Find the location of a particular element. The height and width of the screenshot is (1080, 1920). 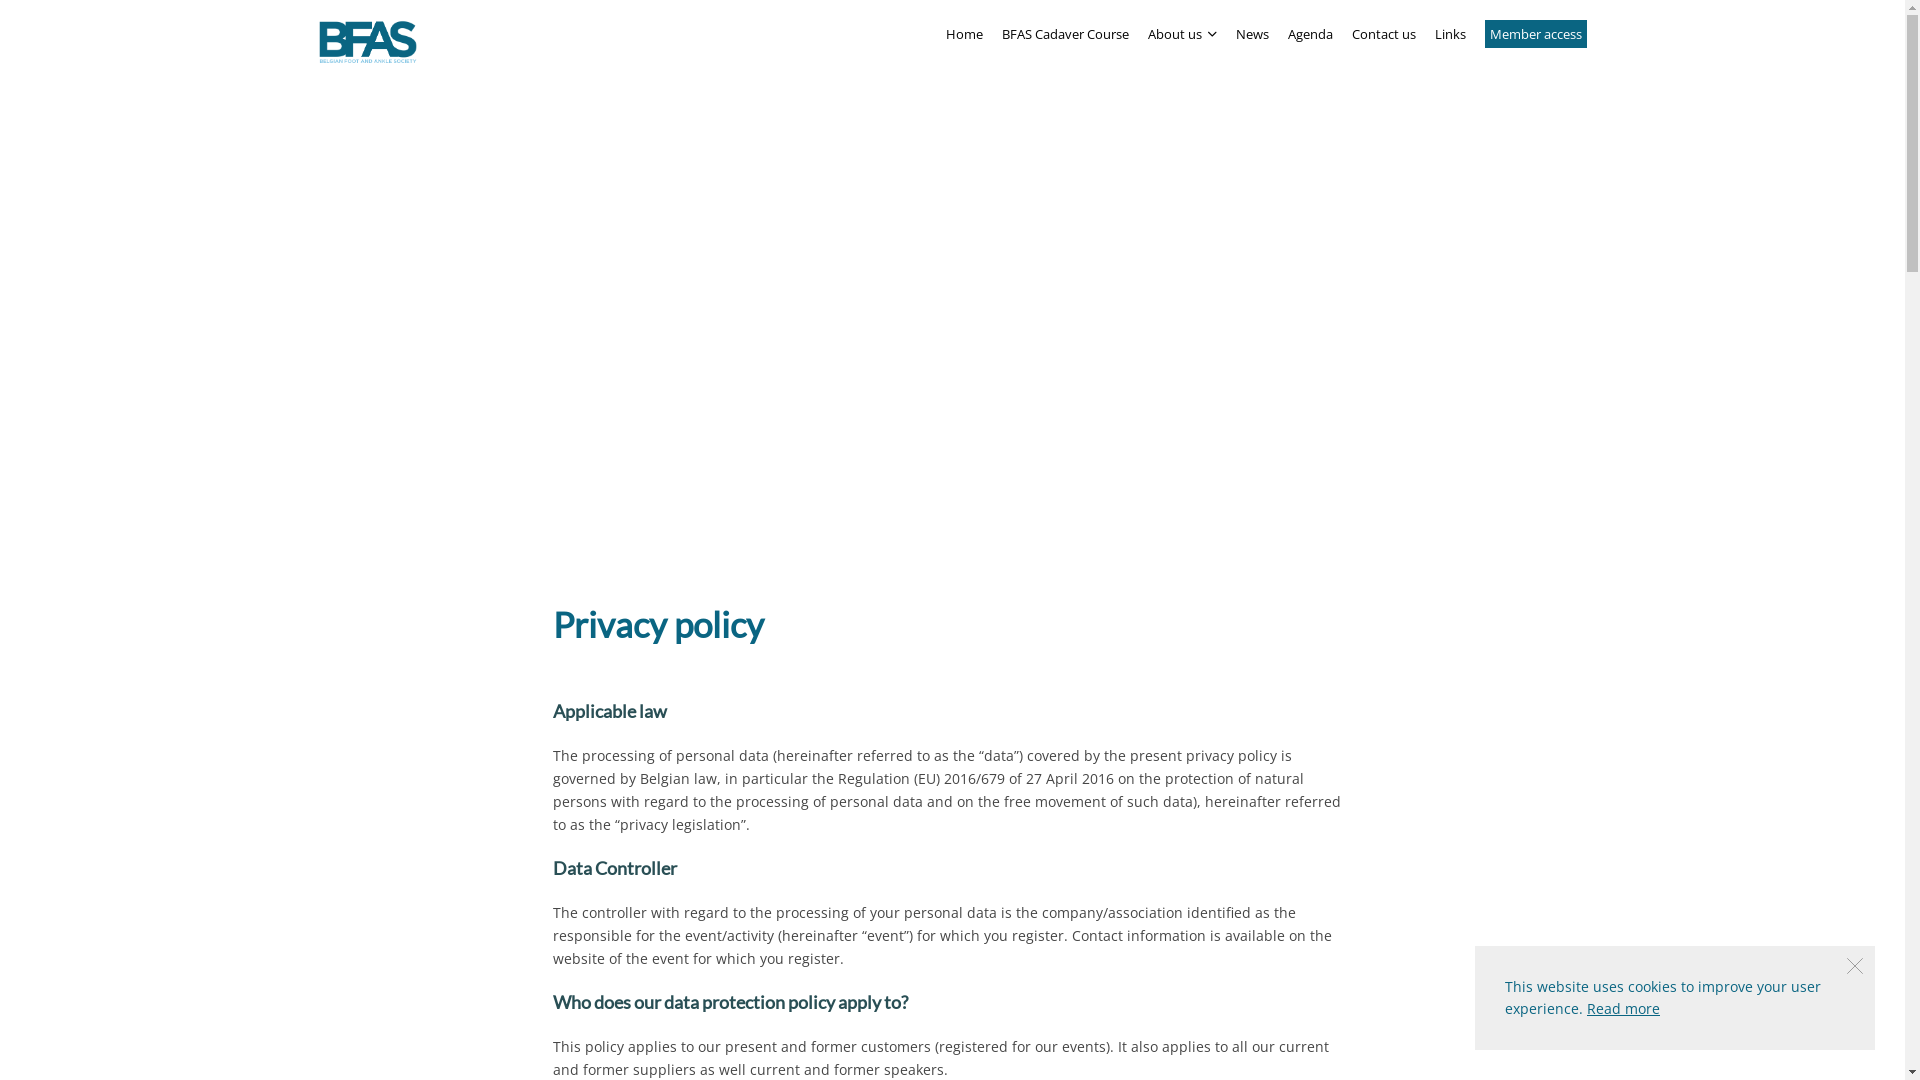

'Agenda' is located at coordinates (1310, 34).